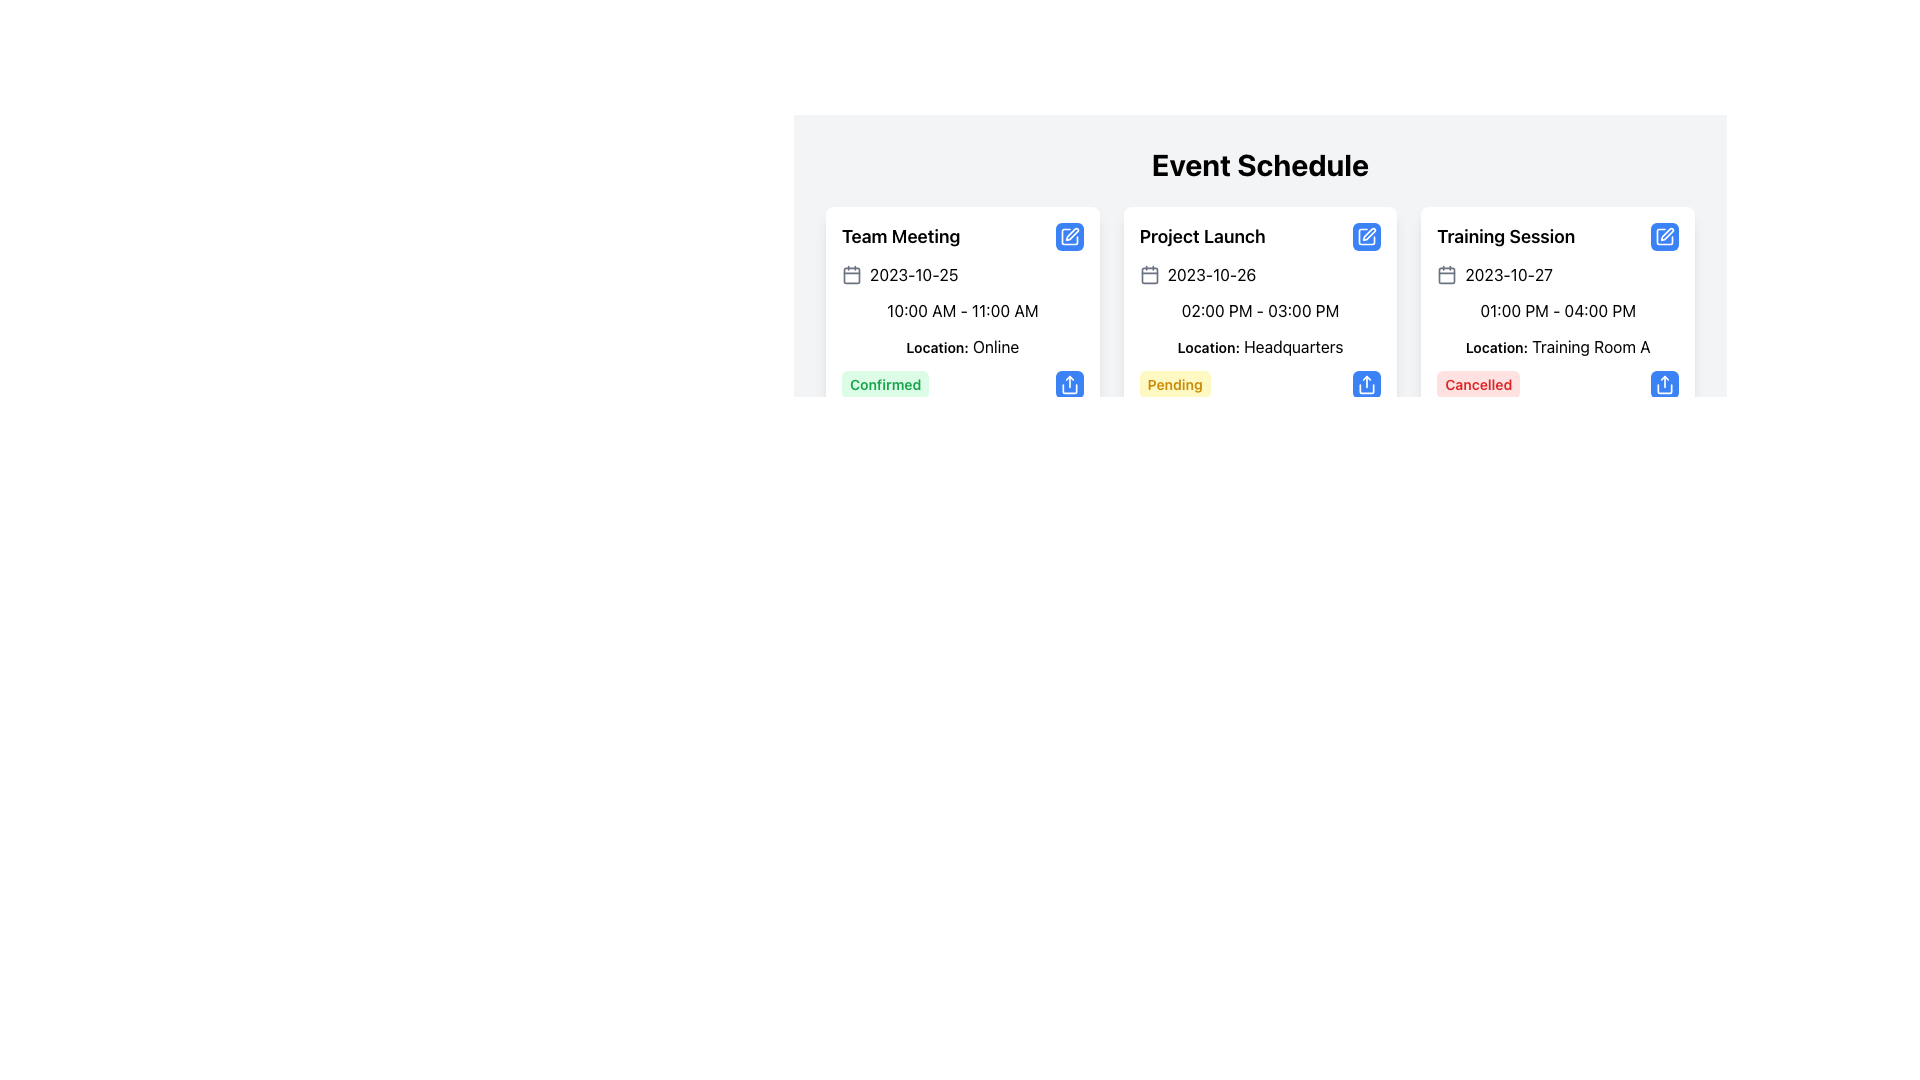 The image size is (1920, 1080). I want to click on informational text label located in the bottom half of the 'Training Session' card, specifically under the time range '01:00 PM - 04:00 PM', so click(1557, 346).